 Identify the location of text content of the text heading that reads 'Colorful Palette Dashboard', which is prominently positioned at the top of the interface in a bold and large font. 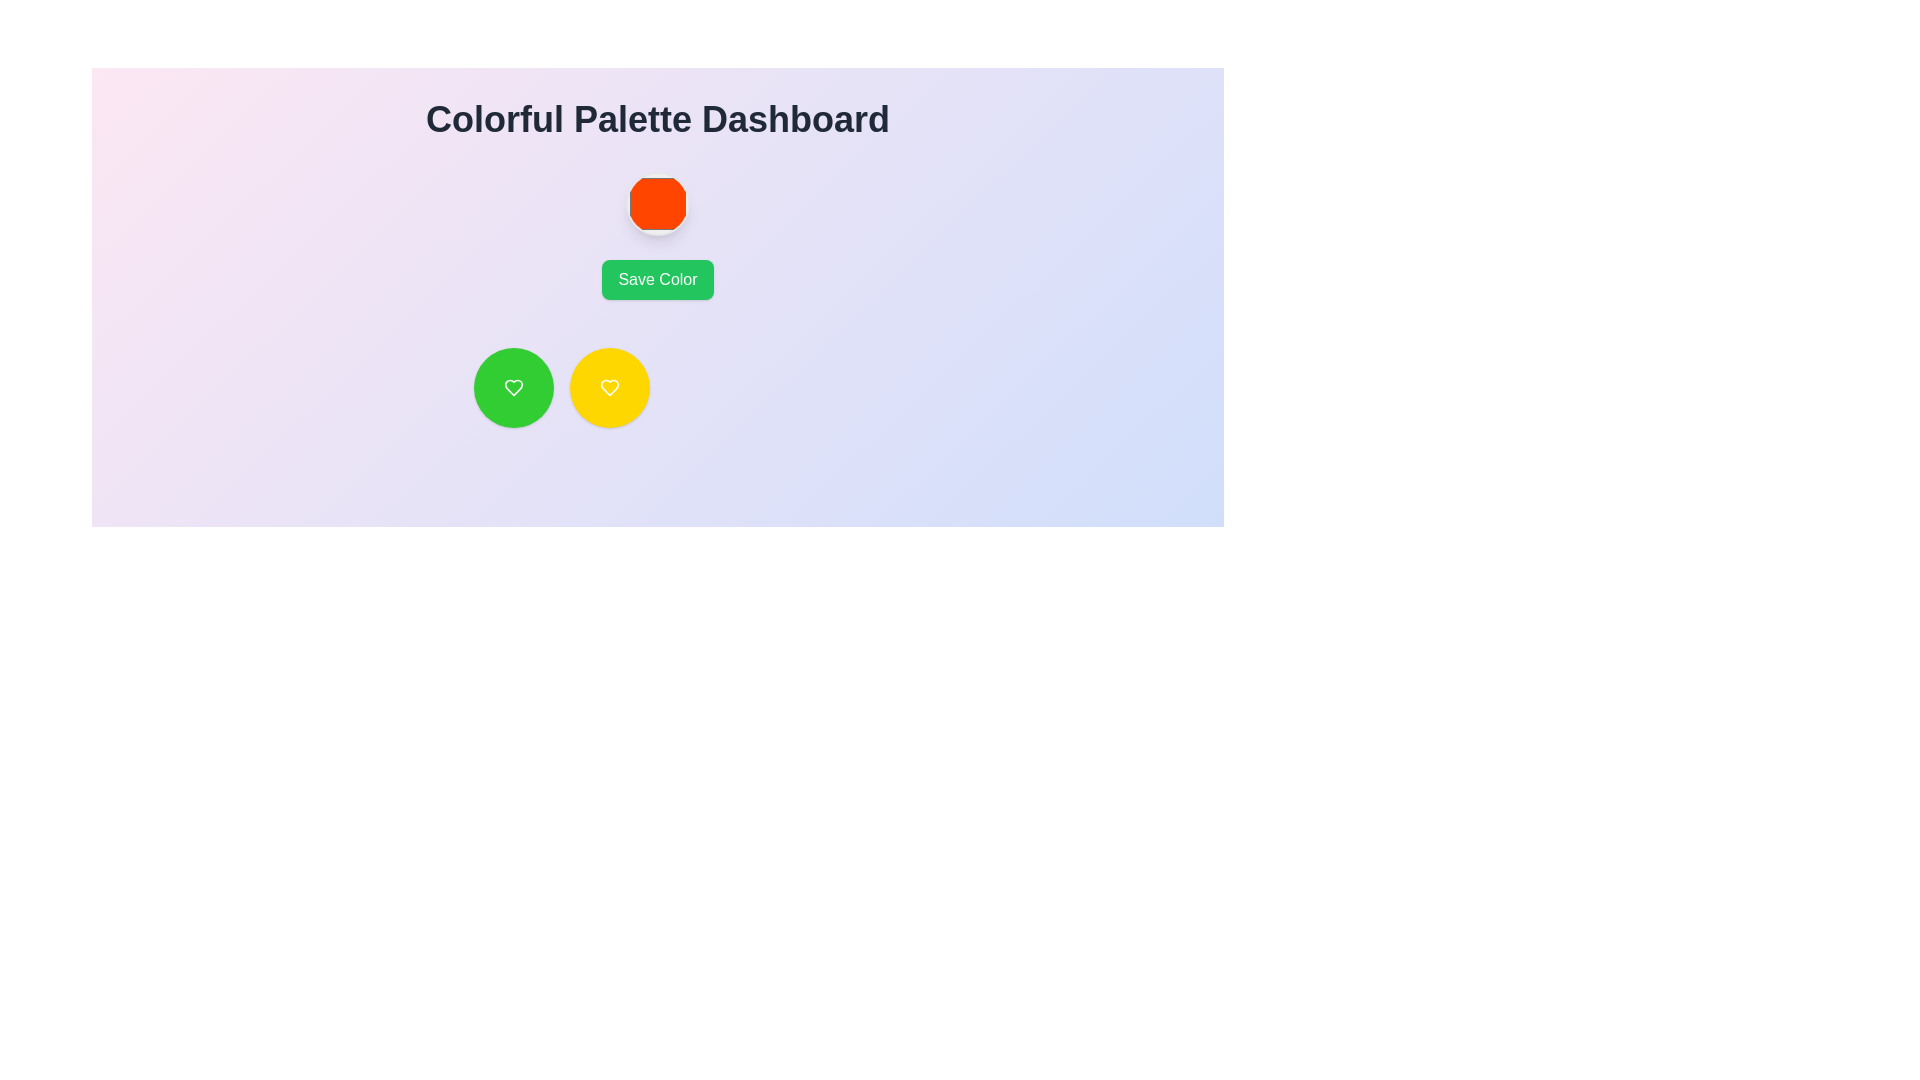
(657, 119).